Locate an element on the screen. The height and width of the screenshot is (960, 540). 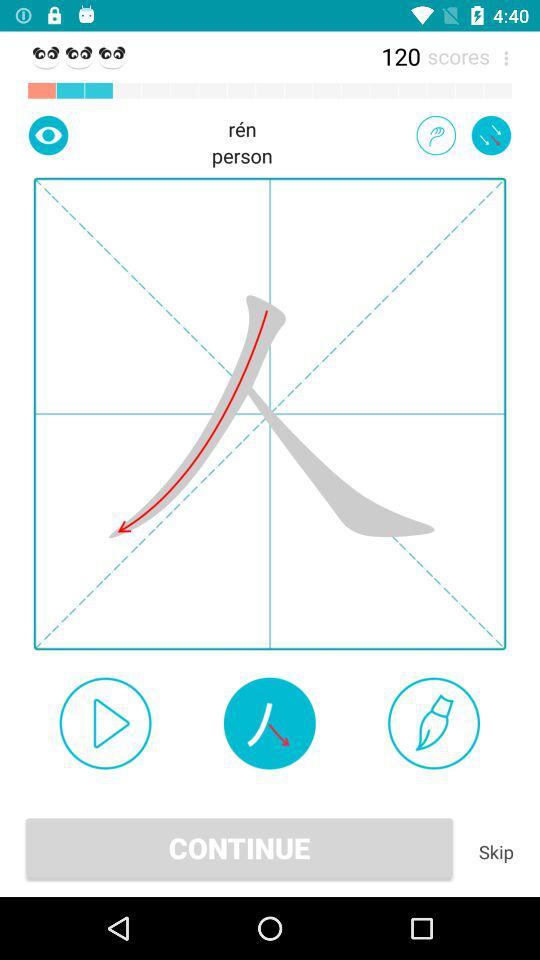
skip app is located at coordinates (495, 851).